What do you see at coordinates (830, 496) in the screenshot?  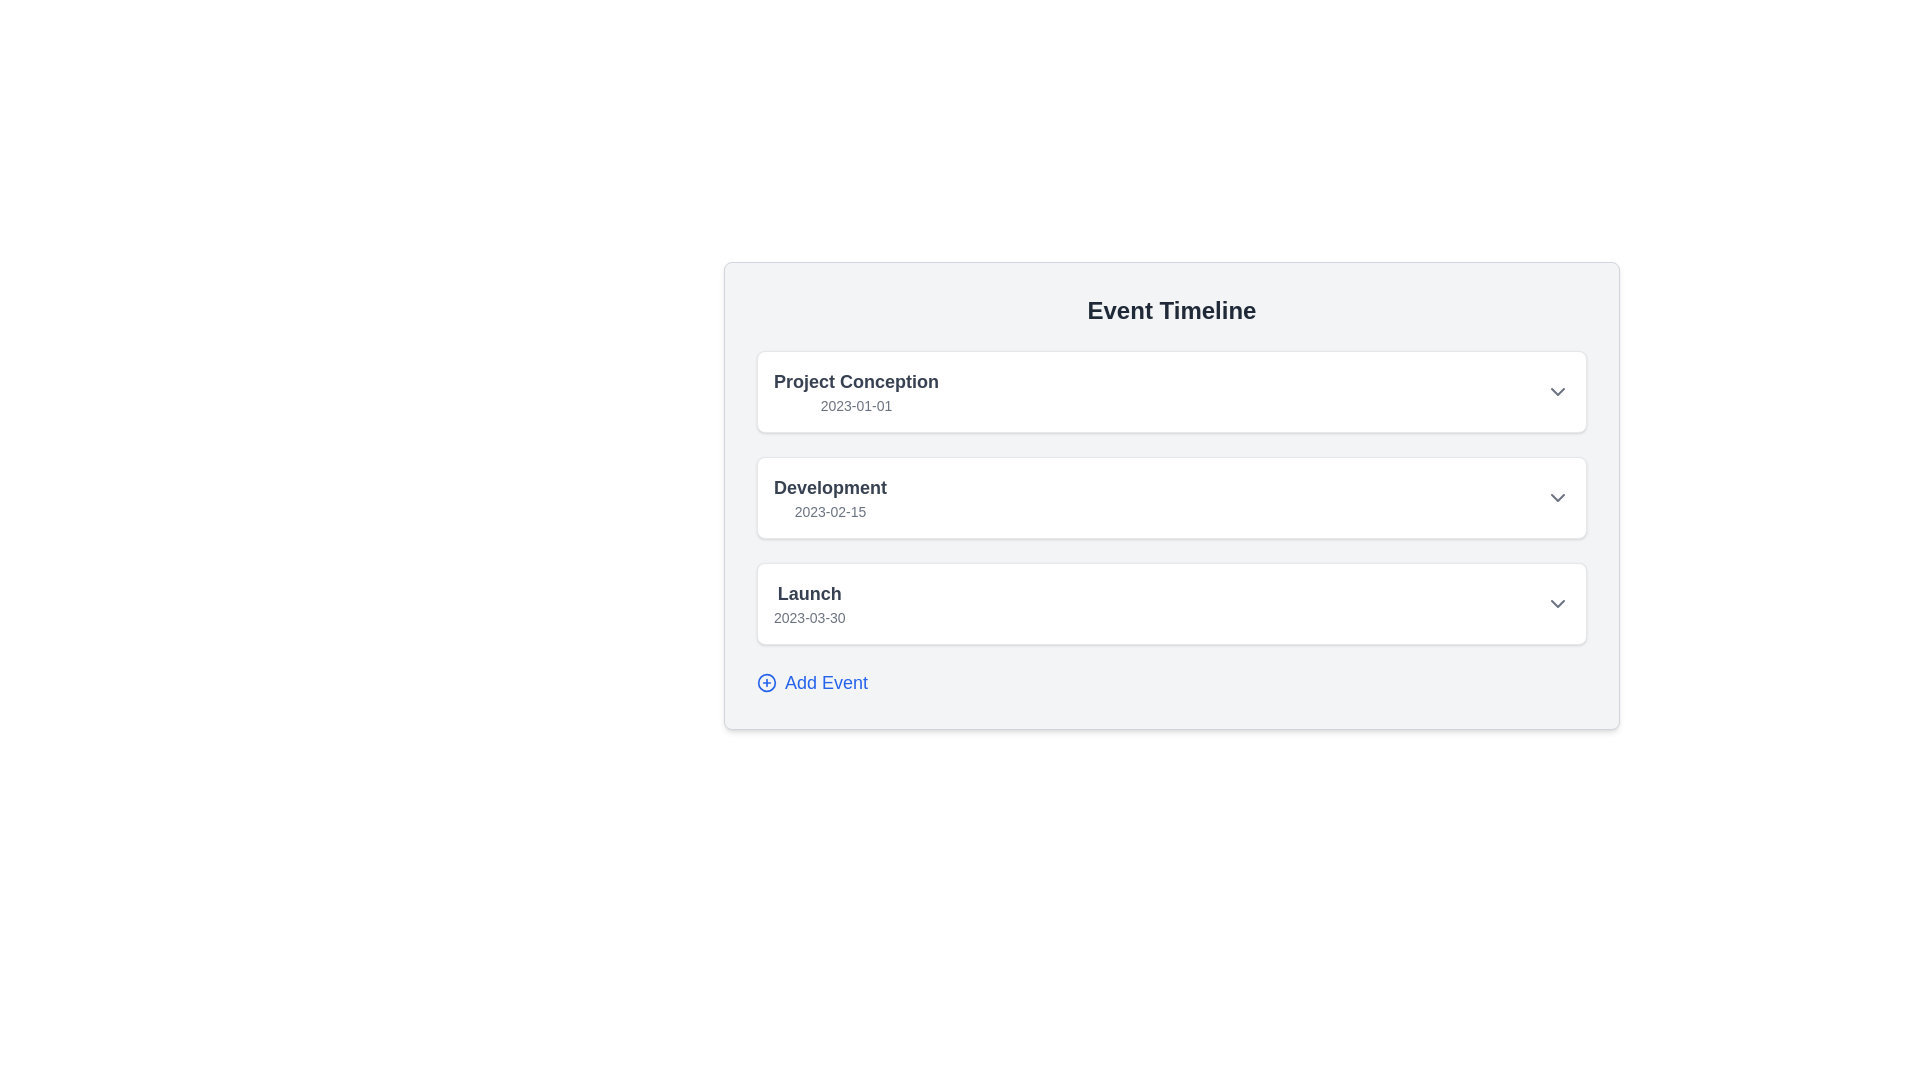 I see `the Text display element showing 'Development' in bold, dark gray color, which is positioned above '2023-02-15' in a timeline list` at bounding box center [830, 496].